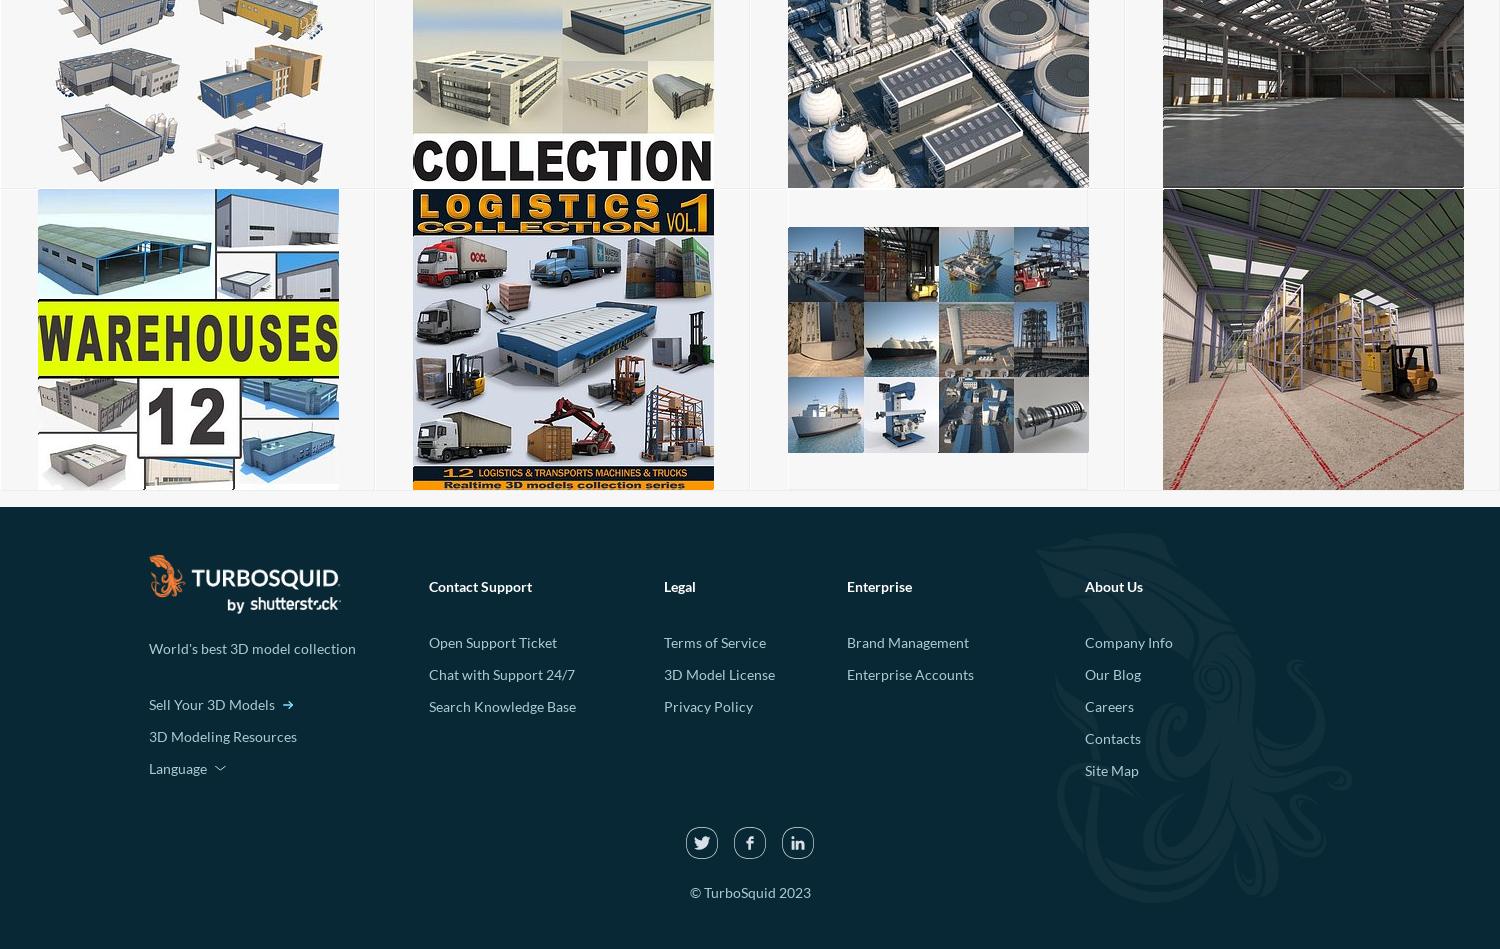 This screenshot has width=1500, height=949. Describe the element at coordinates (251, 647) in the screenshot. I see `'World's best 3D model collection'` at that location.